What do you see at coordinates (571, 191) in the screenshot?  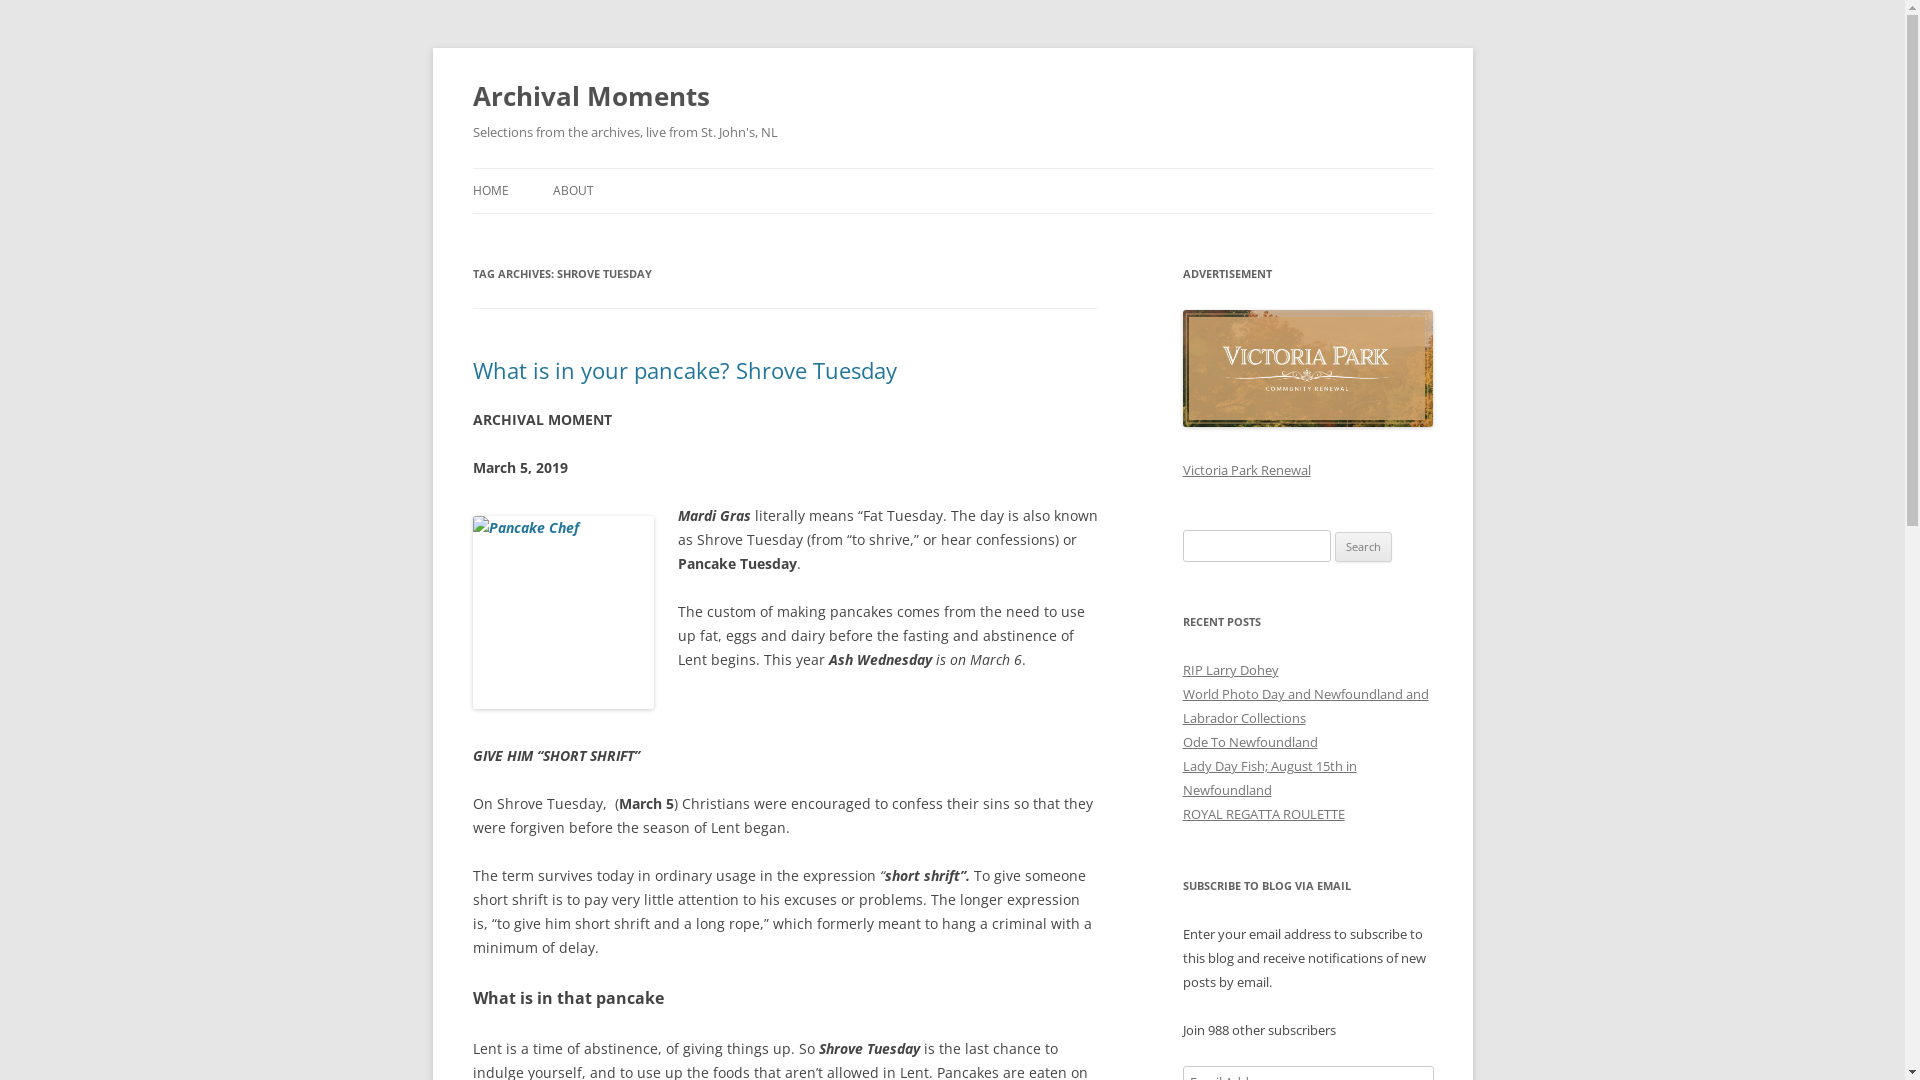 I see `'ABOUT'` at bounding box center [571, 191].